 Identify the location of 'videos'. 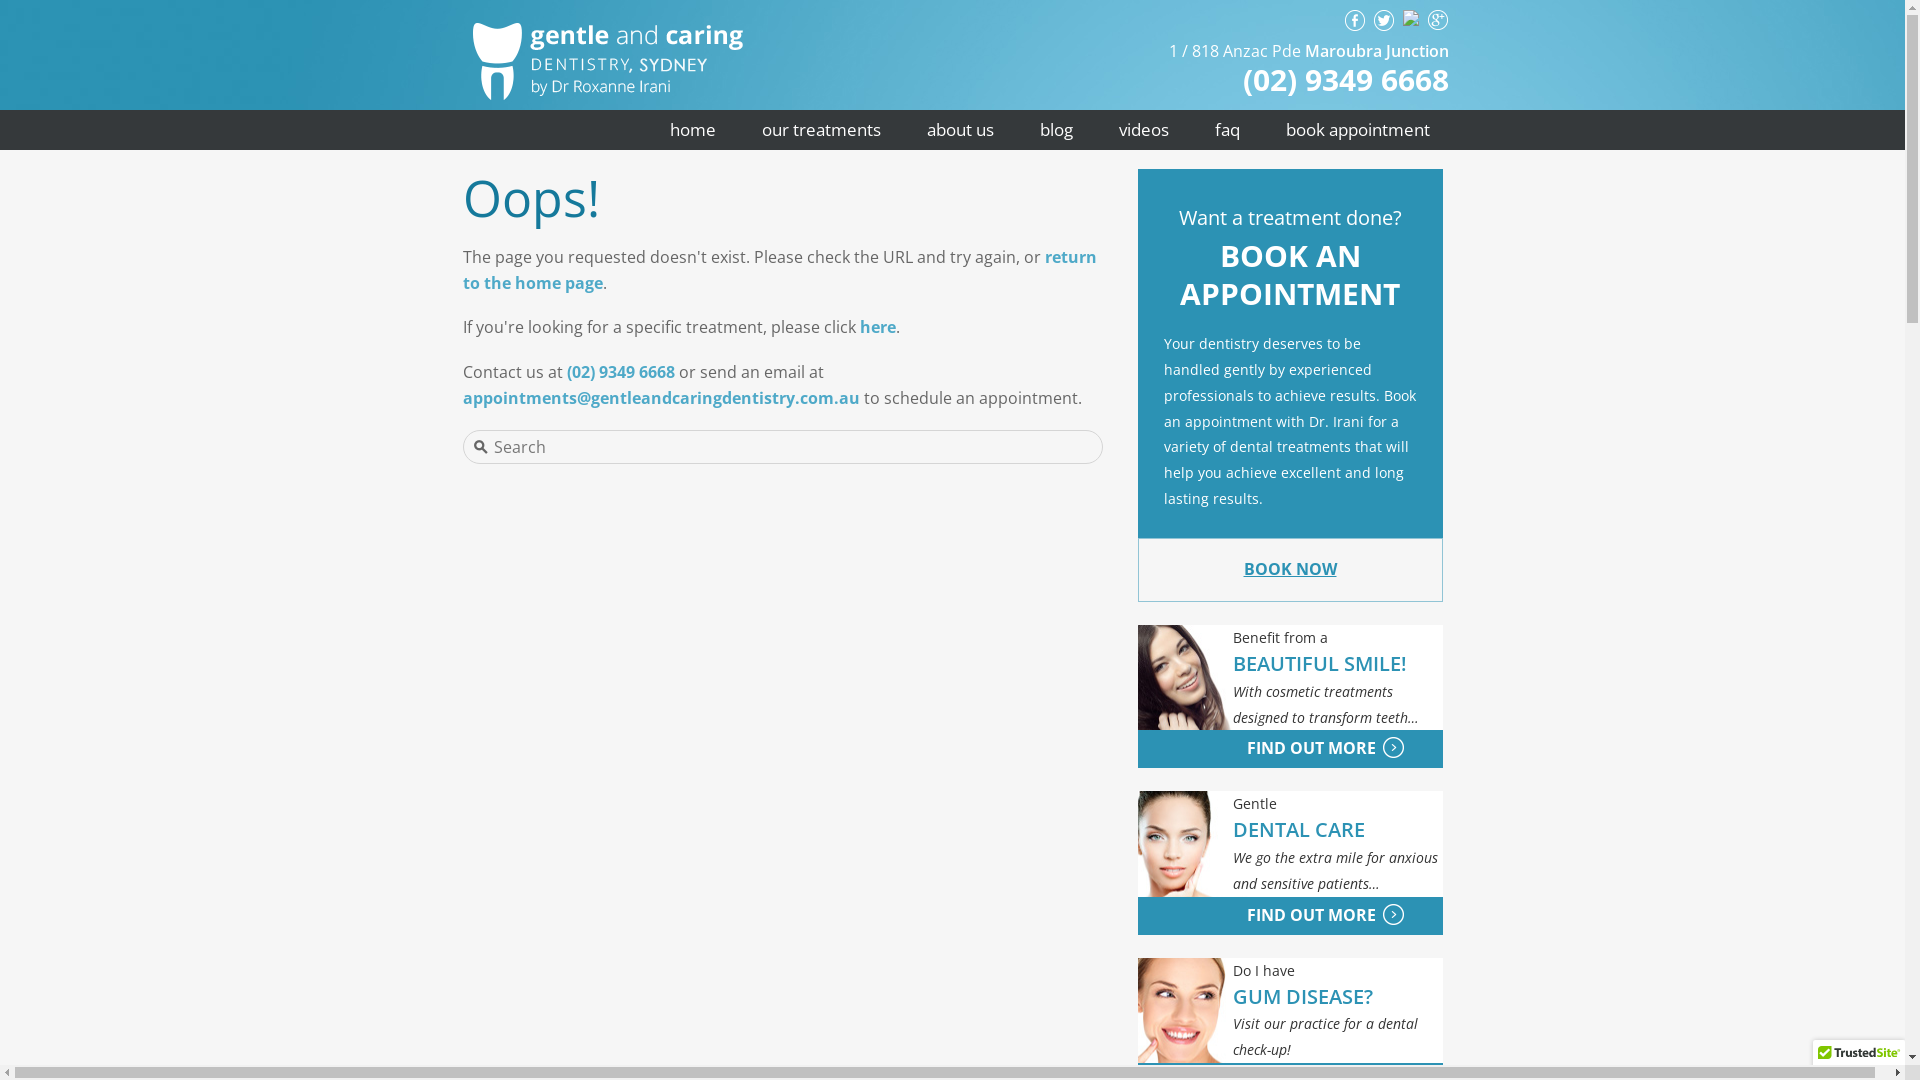
(1143, 130).